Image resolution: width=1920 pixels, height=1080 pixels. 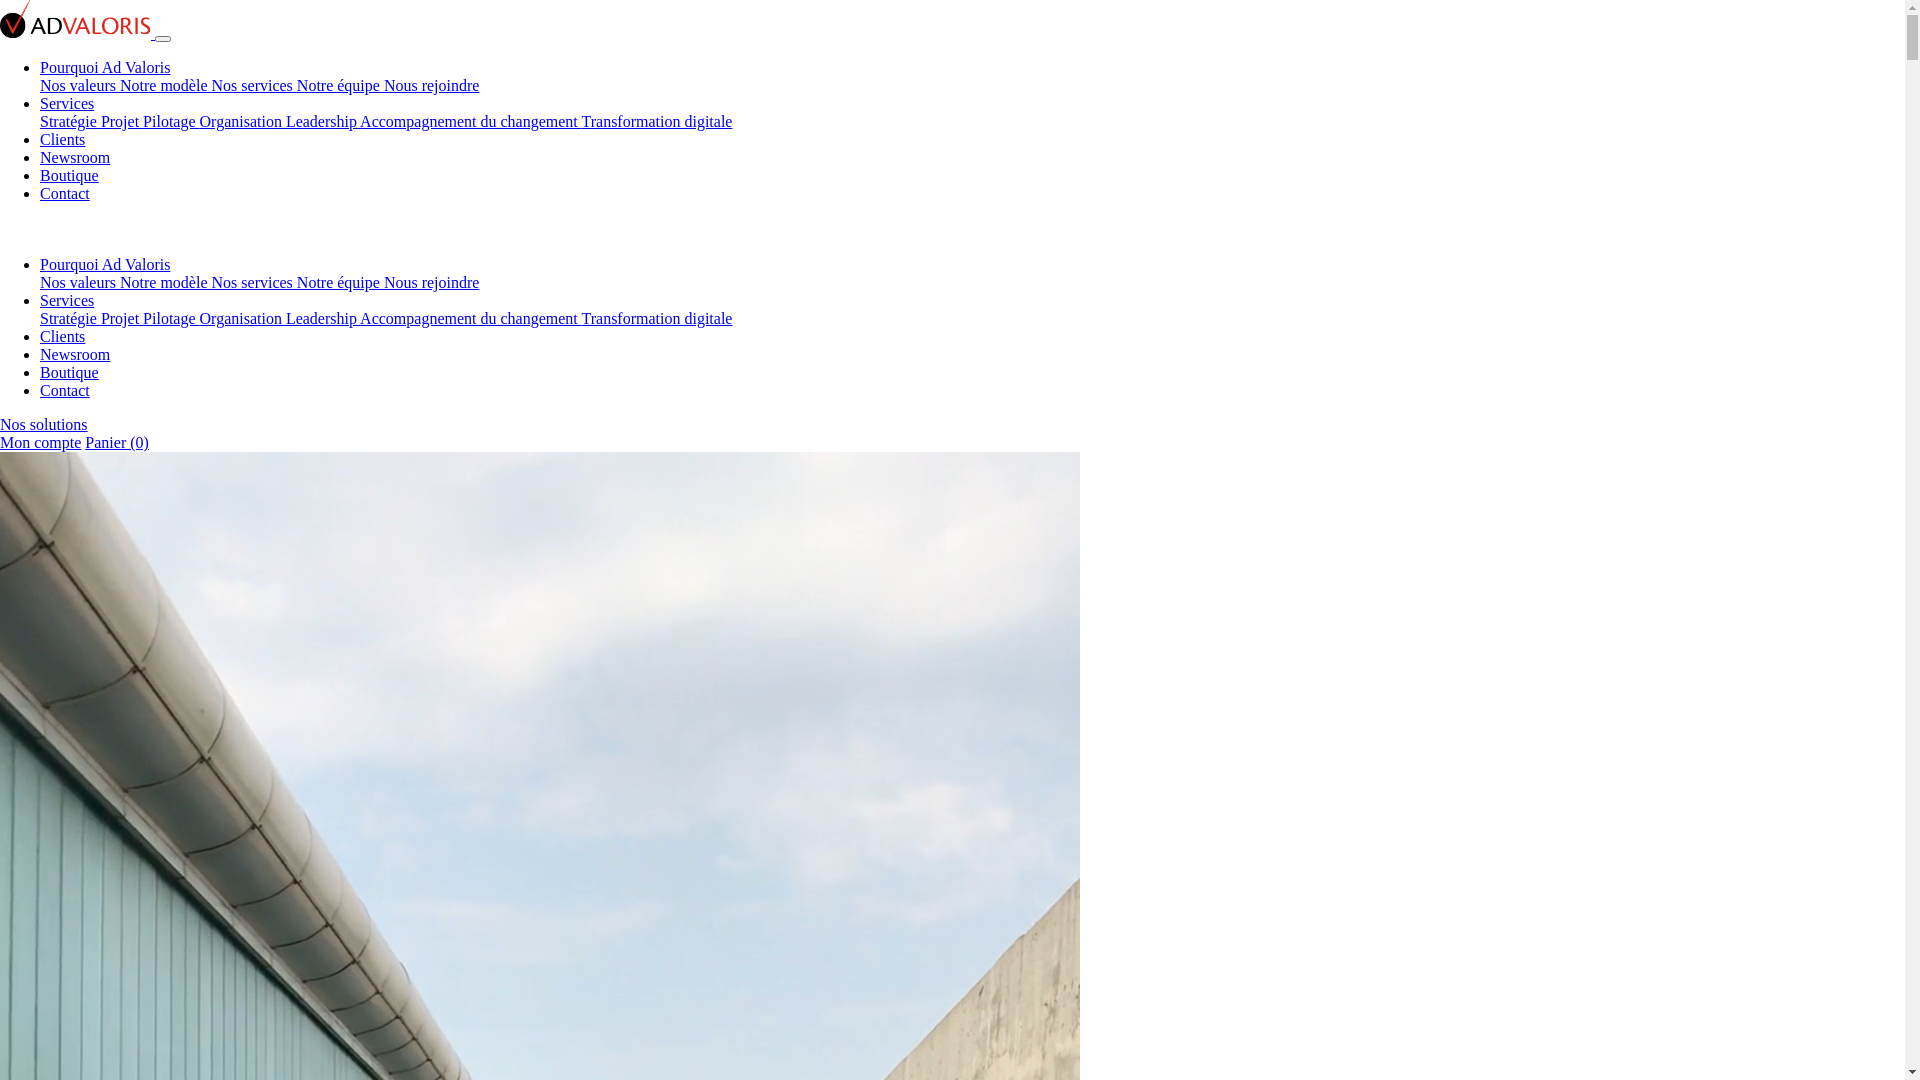 I want to click on 'Nos valeurs', so click(x=80, y=282).